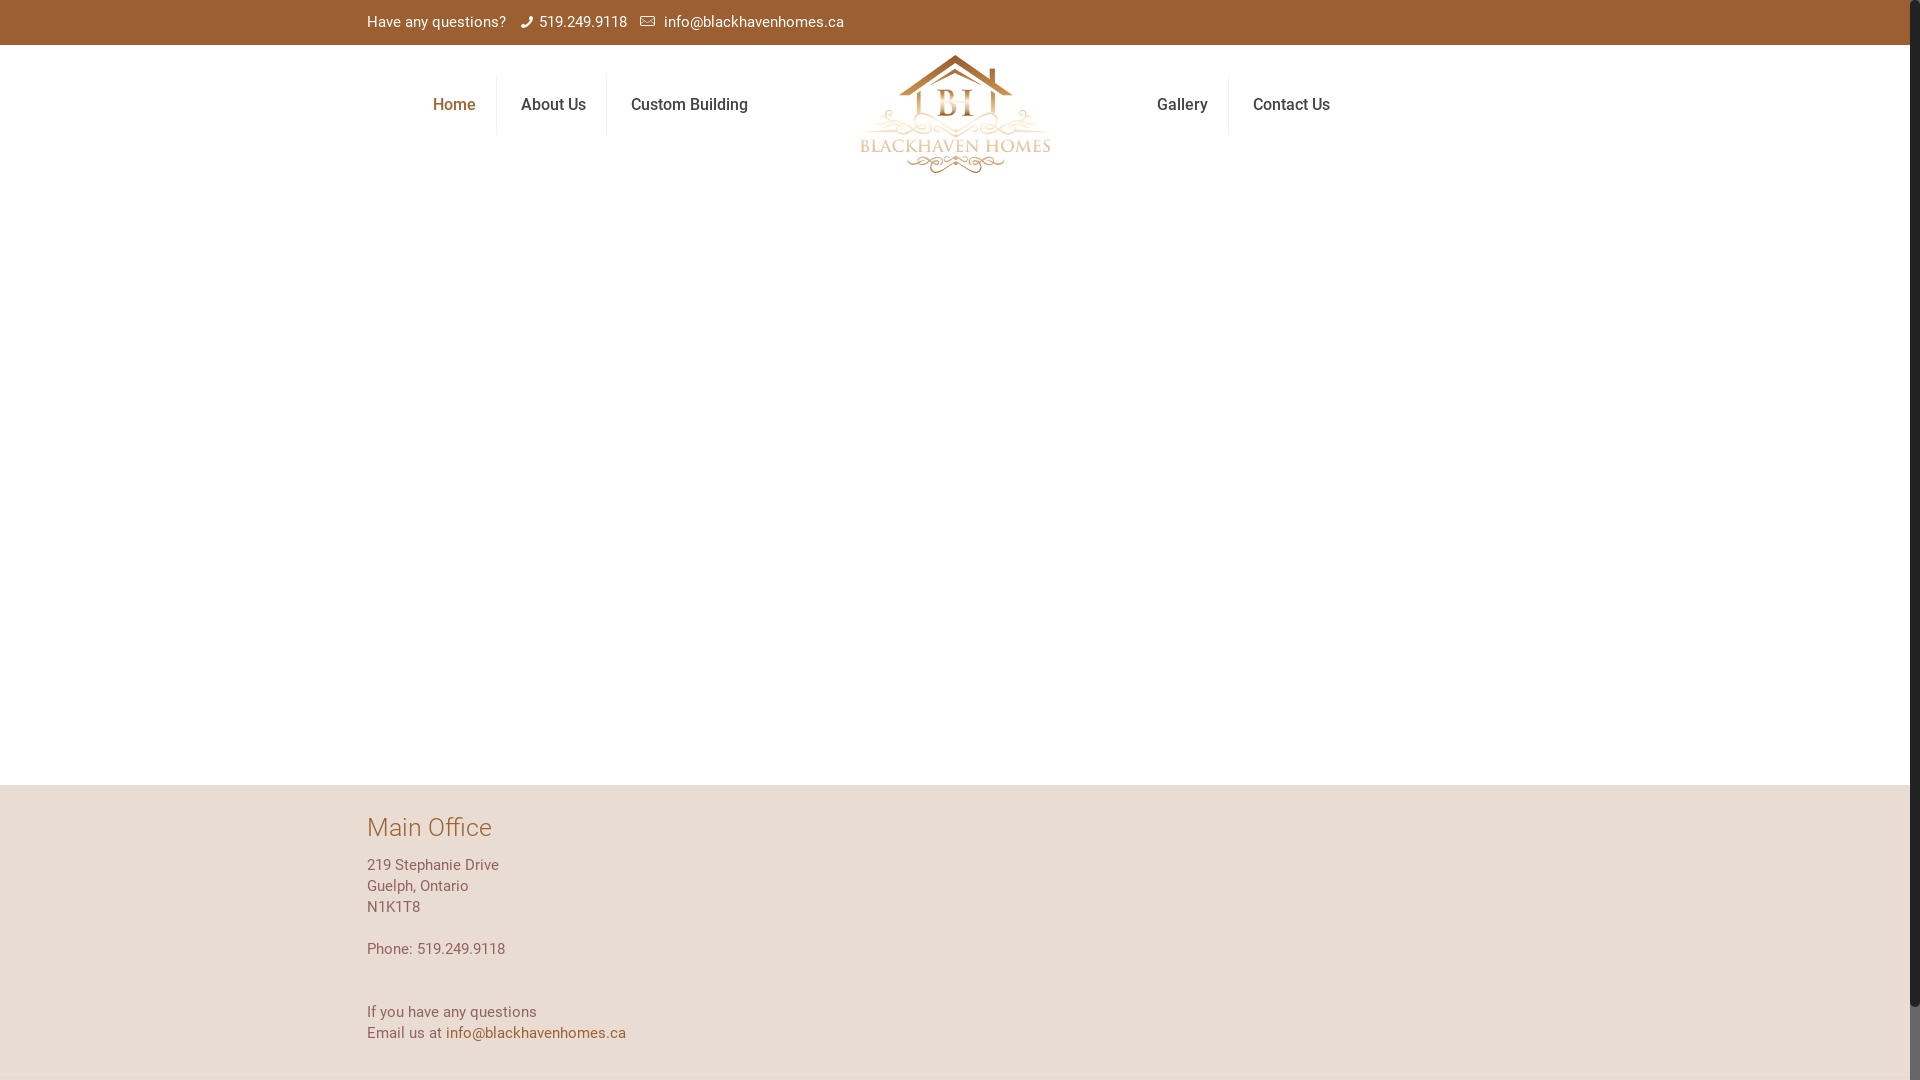  I want to click on '519.249.9118', so click(581, 22).